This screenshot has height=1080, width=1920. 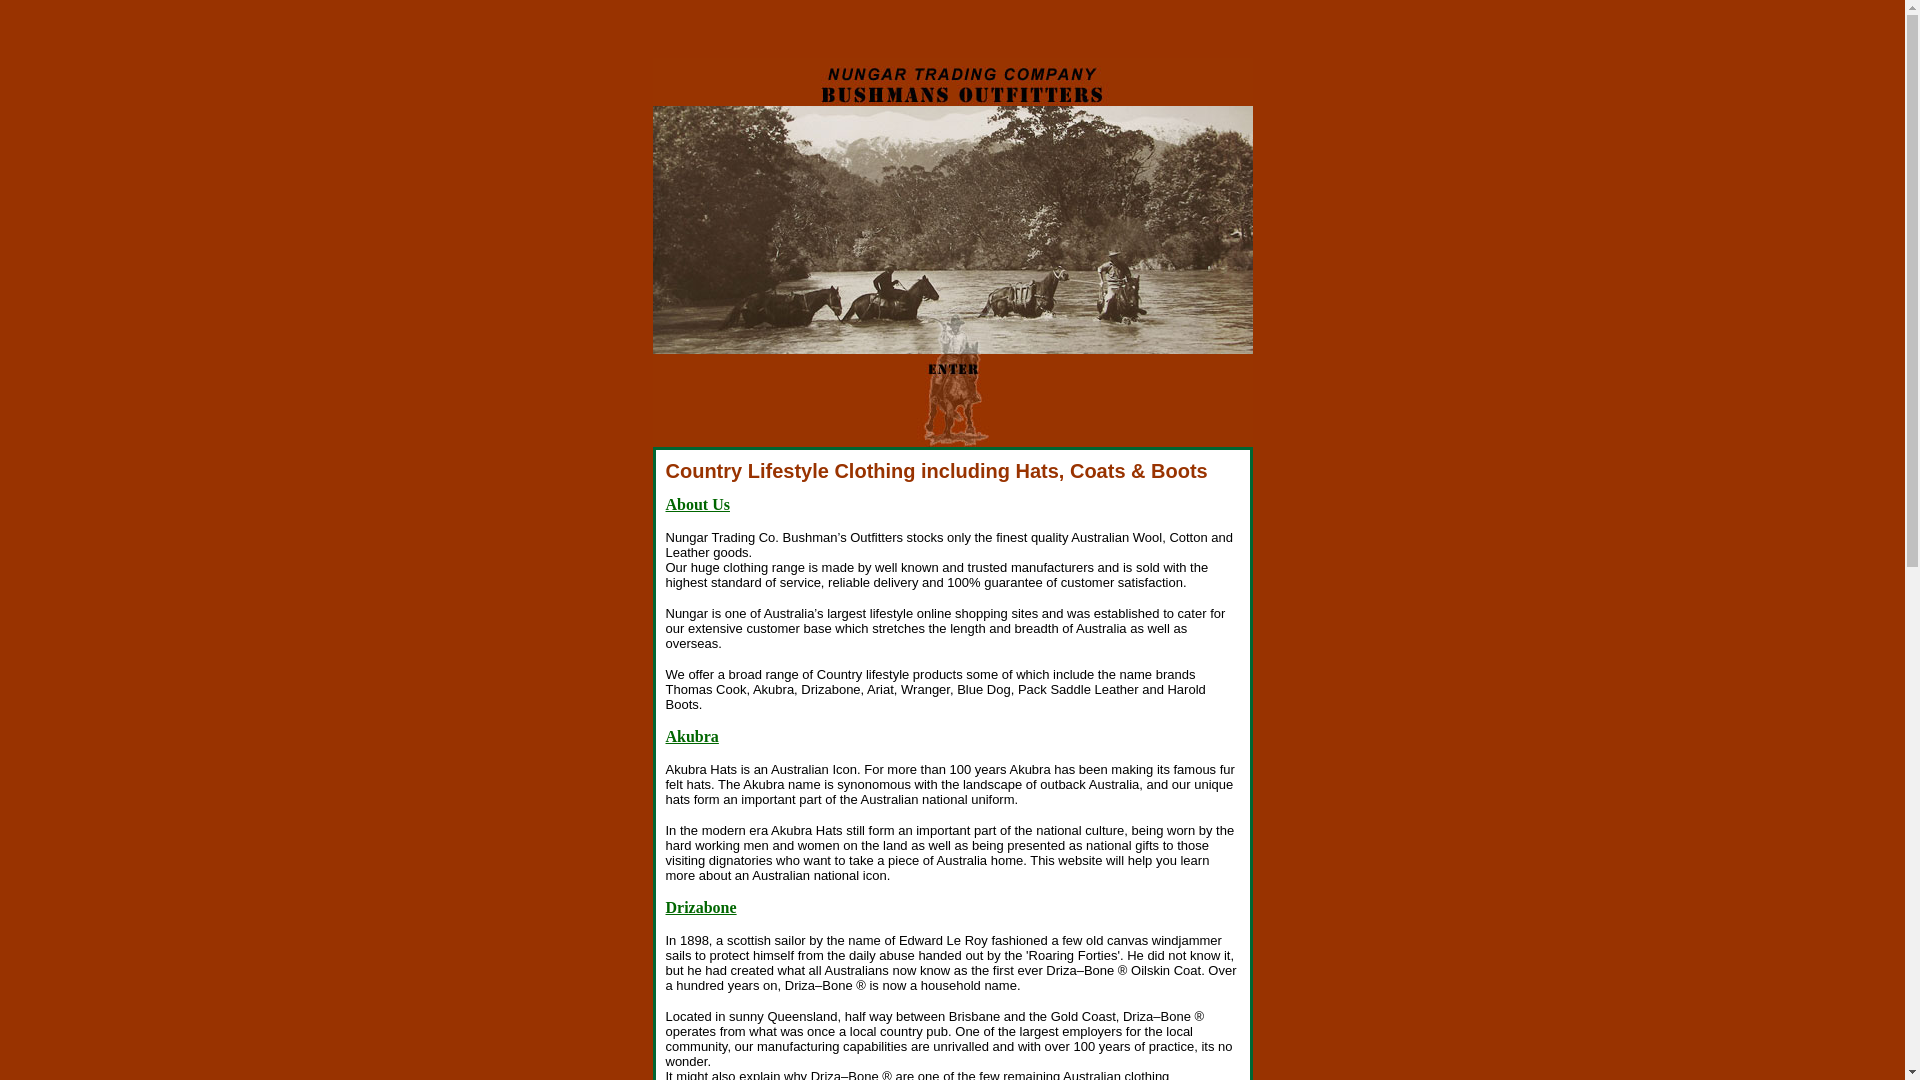 I want to click on 'Akubra', so click(x=692, y=736).